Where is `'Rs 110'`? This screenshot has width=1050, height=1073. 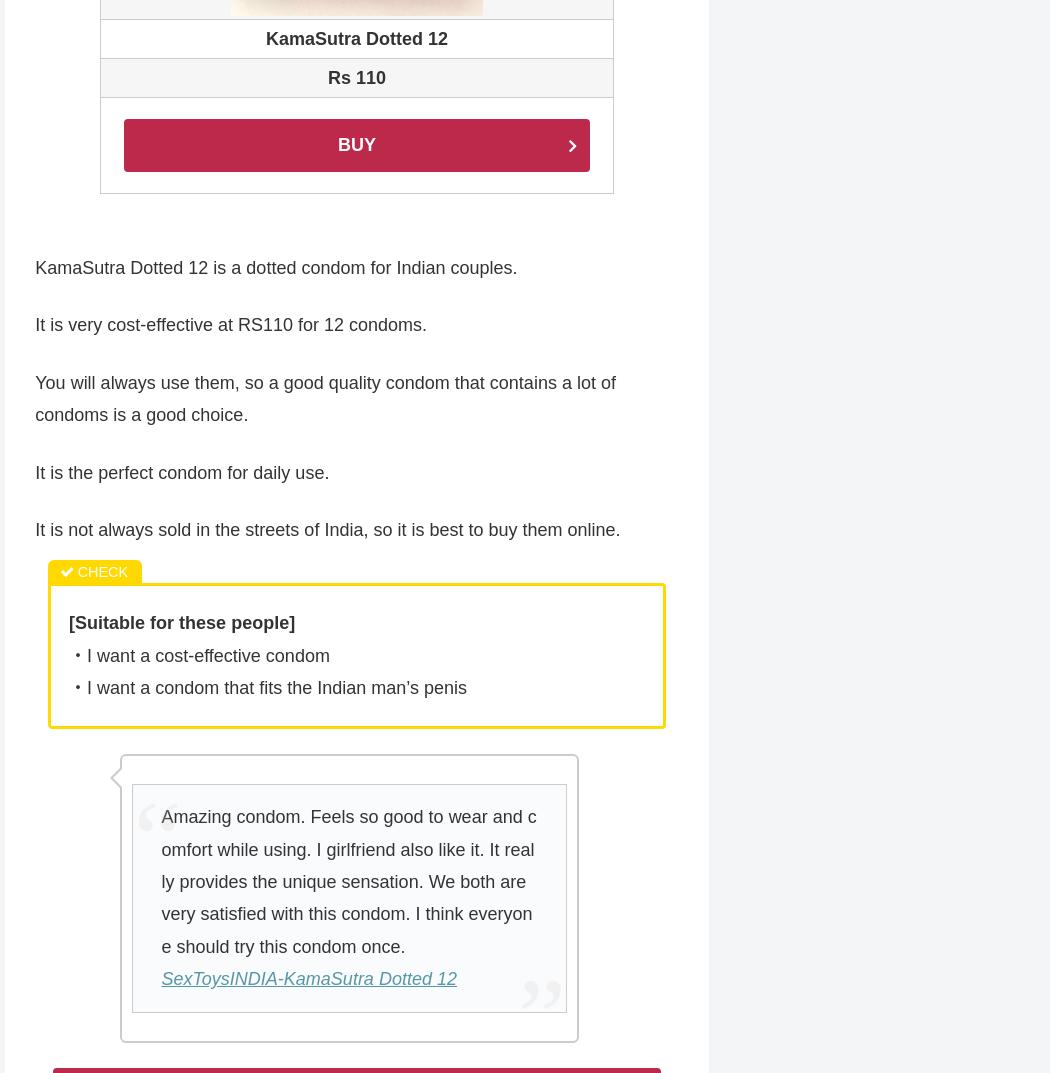 'Rs 110' is located at coordinates (355, 80).